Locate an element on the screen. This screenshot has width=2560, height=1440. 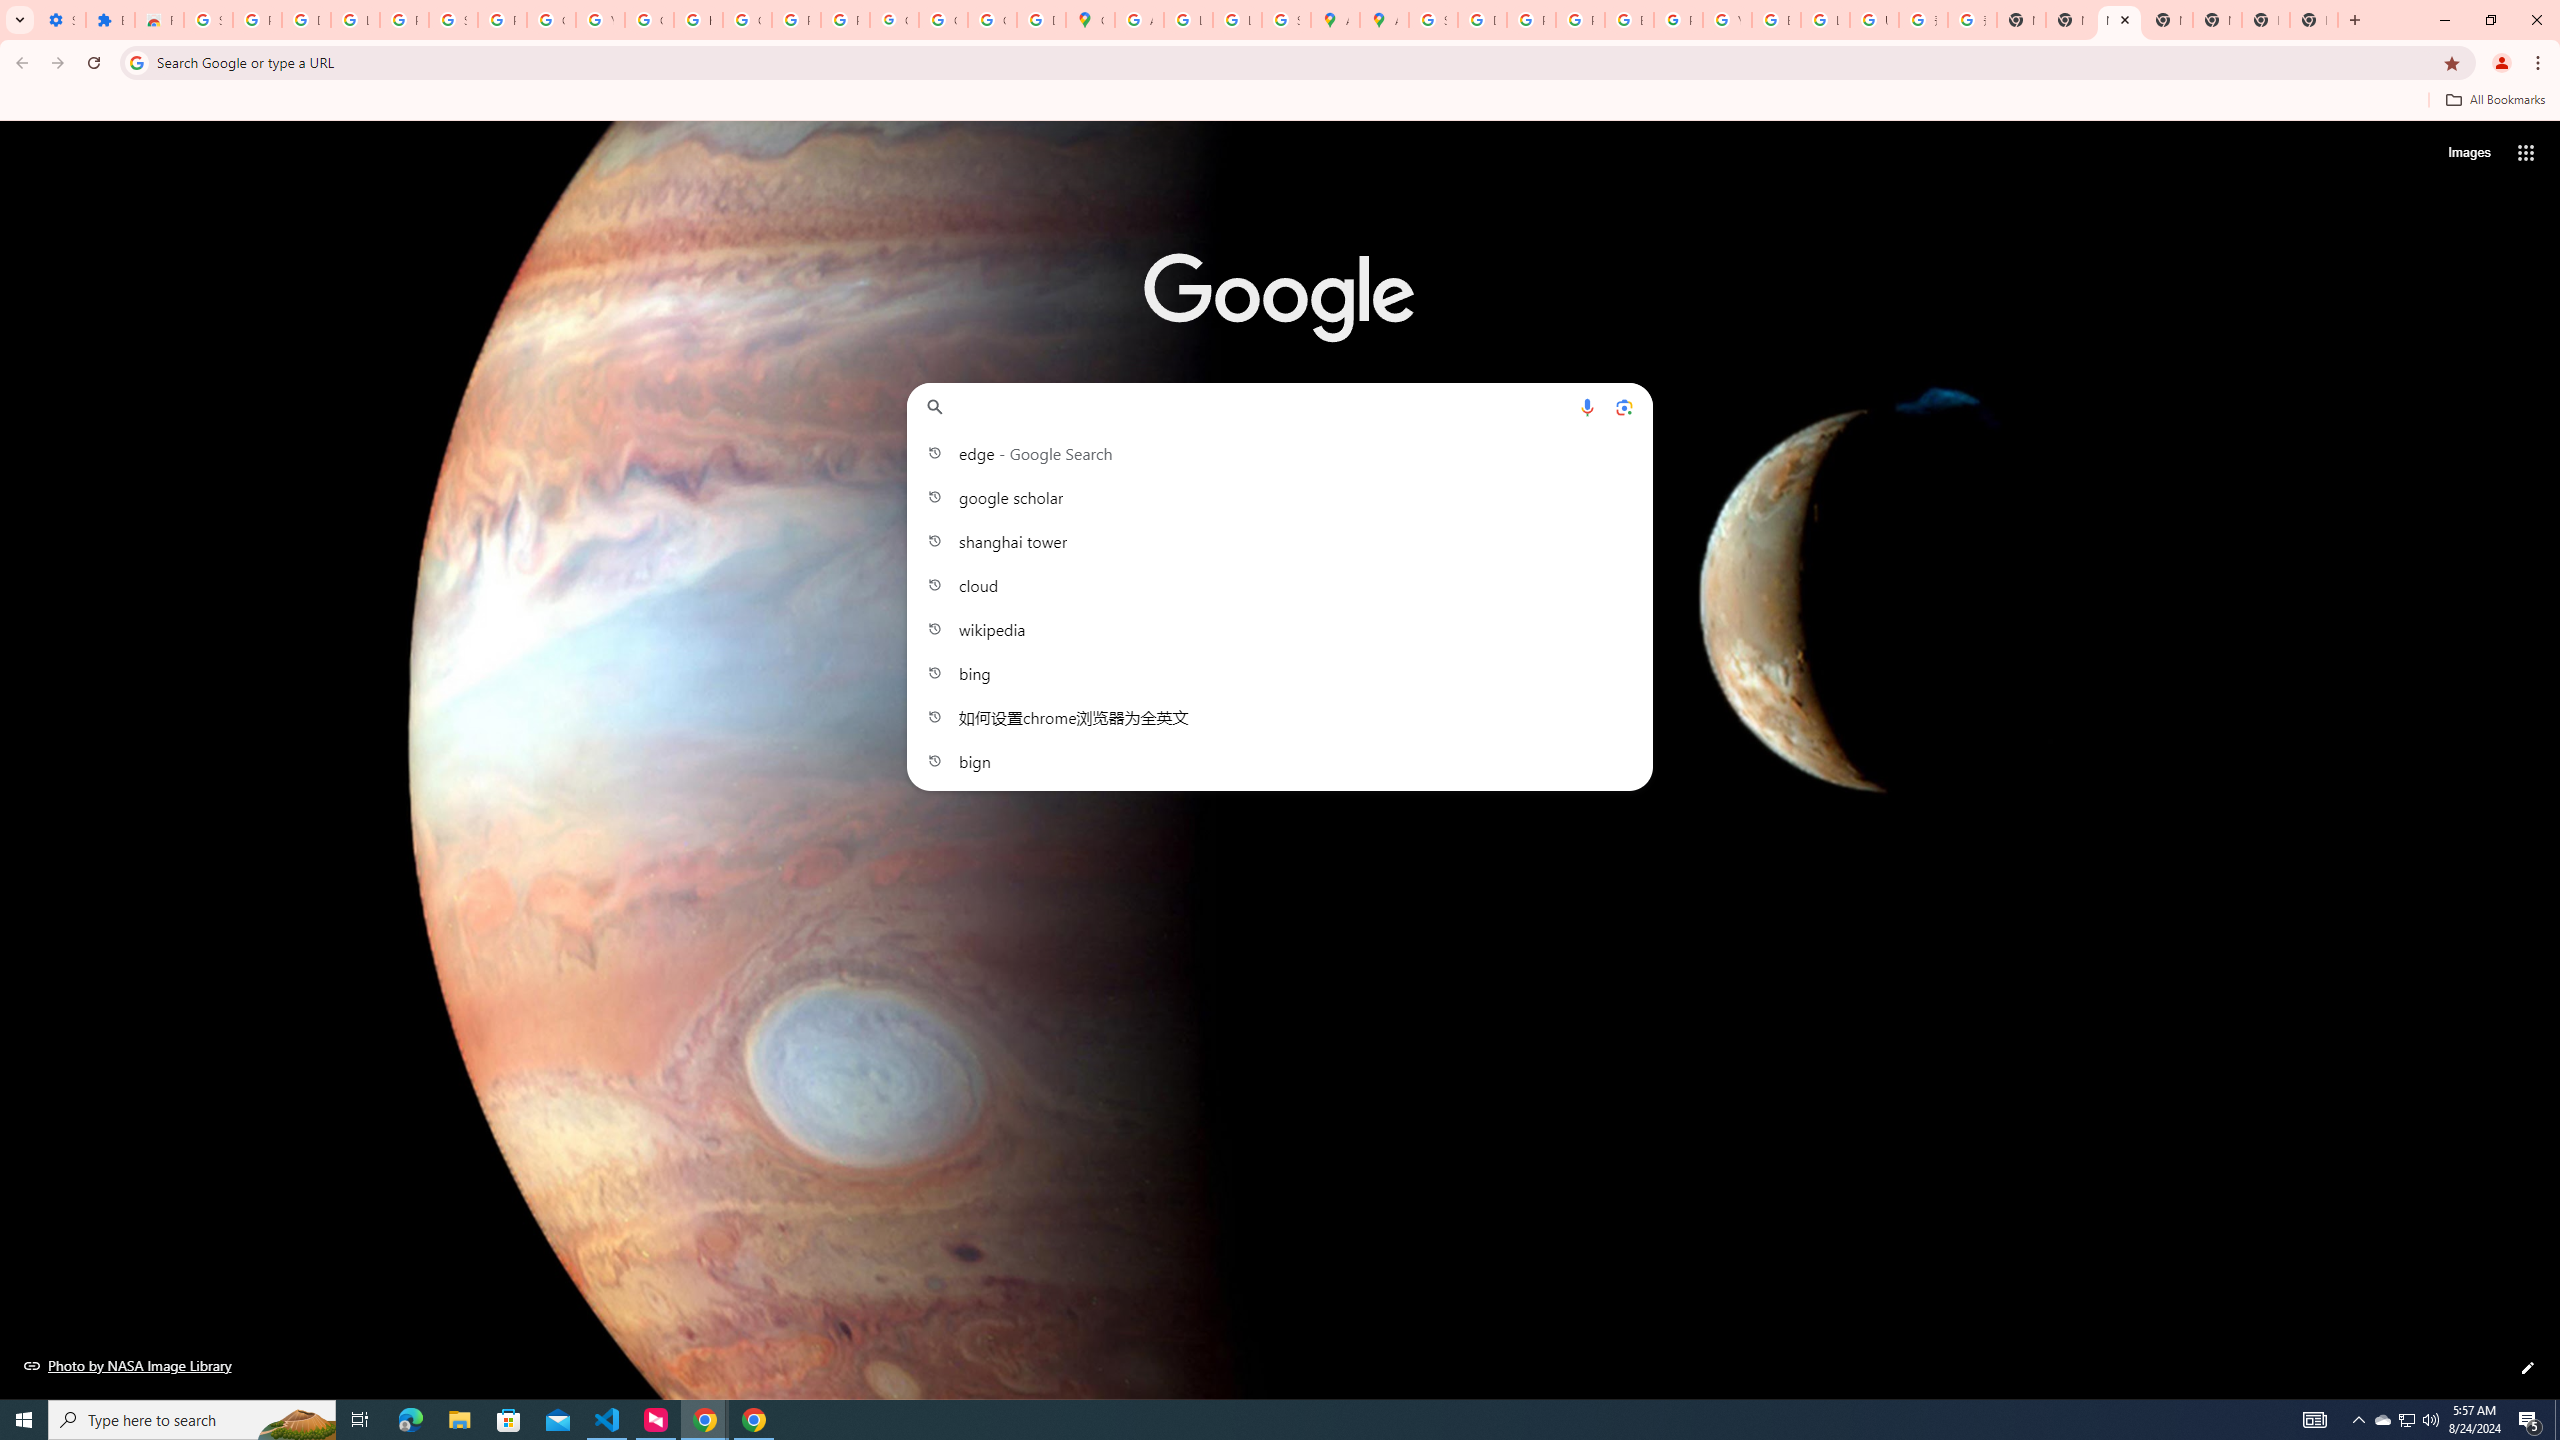
'Learn how to find your photos - Google Photos Help' is located at coordinates (354, 19).